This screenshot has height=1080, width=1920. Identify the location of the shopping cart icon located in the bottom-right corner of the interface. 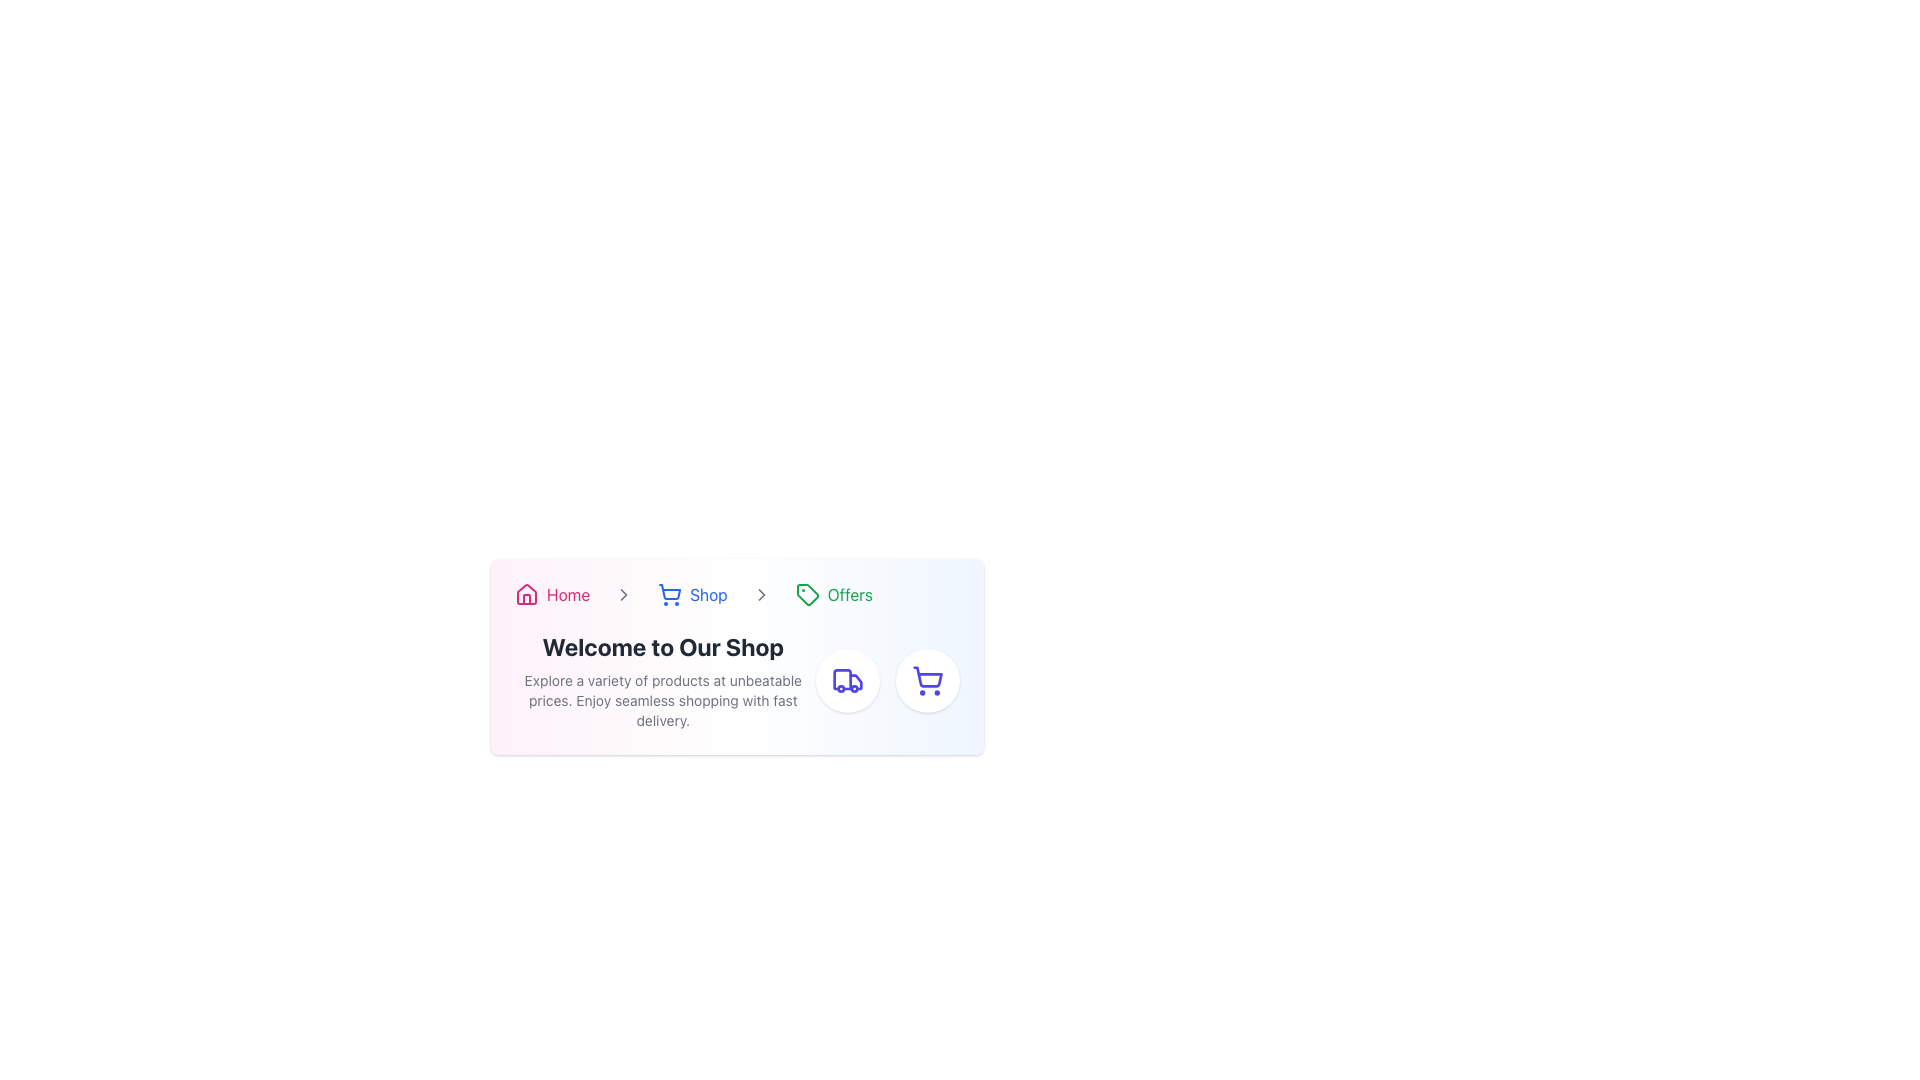
(926, 680).